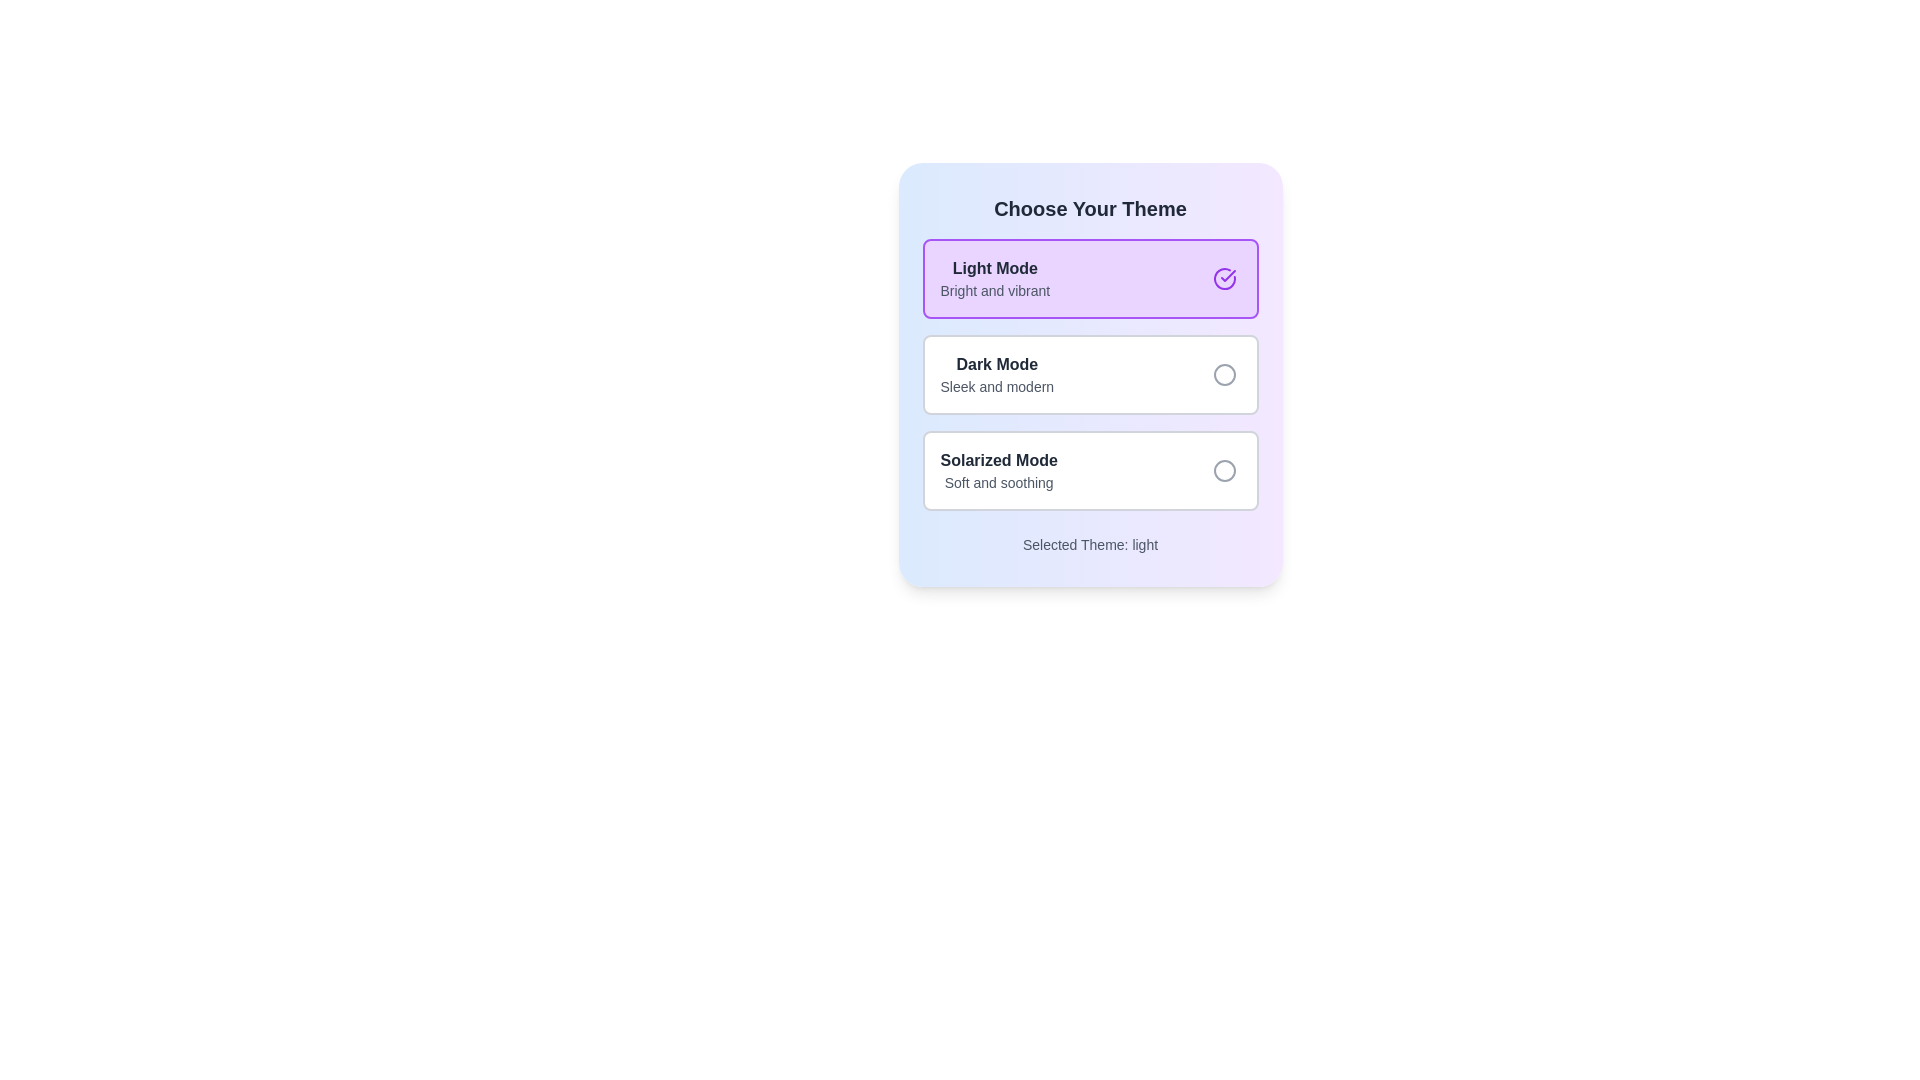  What do you see at coordinates (1089, 374) in the screenshot?
I see `the selectable list item labeled 'Dark Mode' with a subtitle 'Sleek and modern', which is the second option in the theme selection list` at bounding box center [1089, 374].